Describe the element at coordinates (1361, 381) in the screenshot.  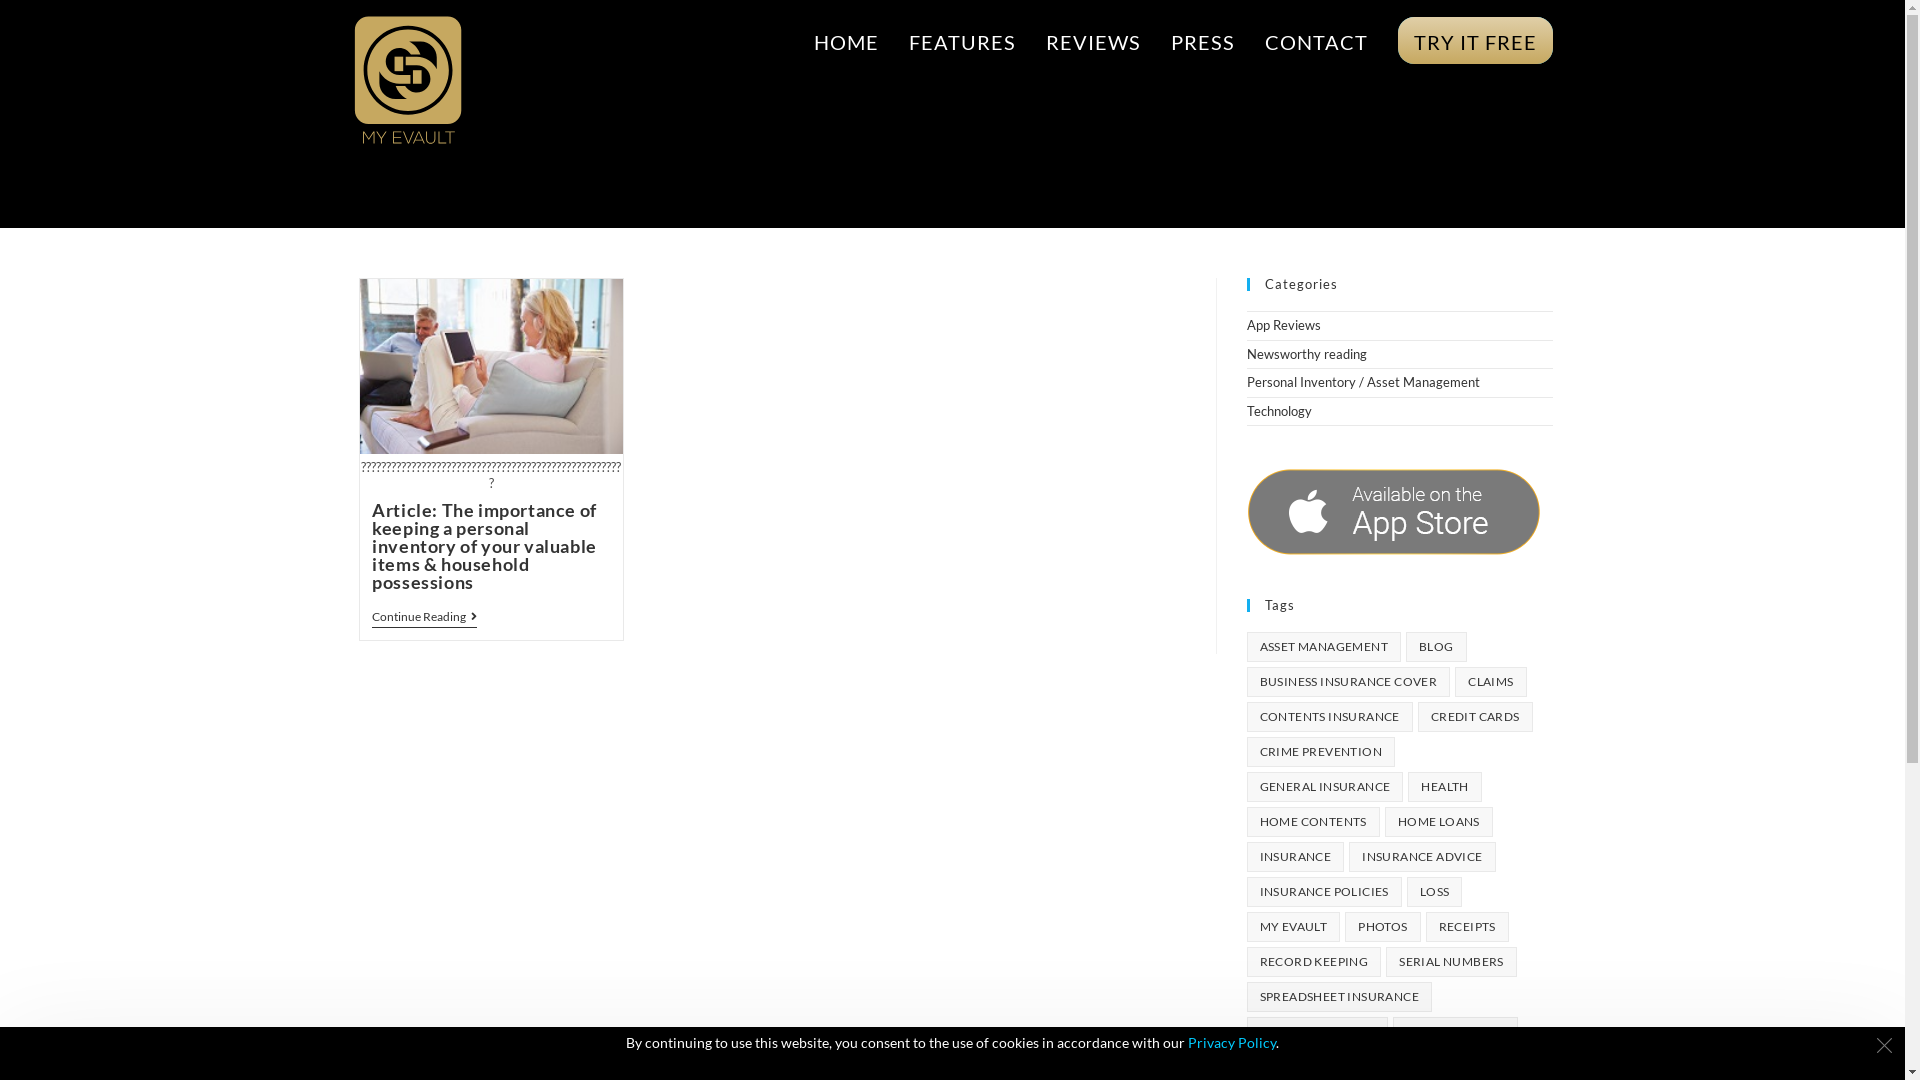
I see `'Personal Inventory / Asset Management'` at that location.